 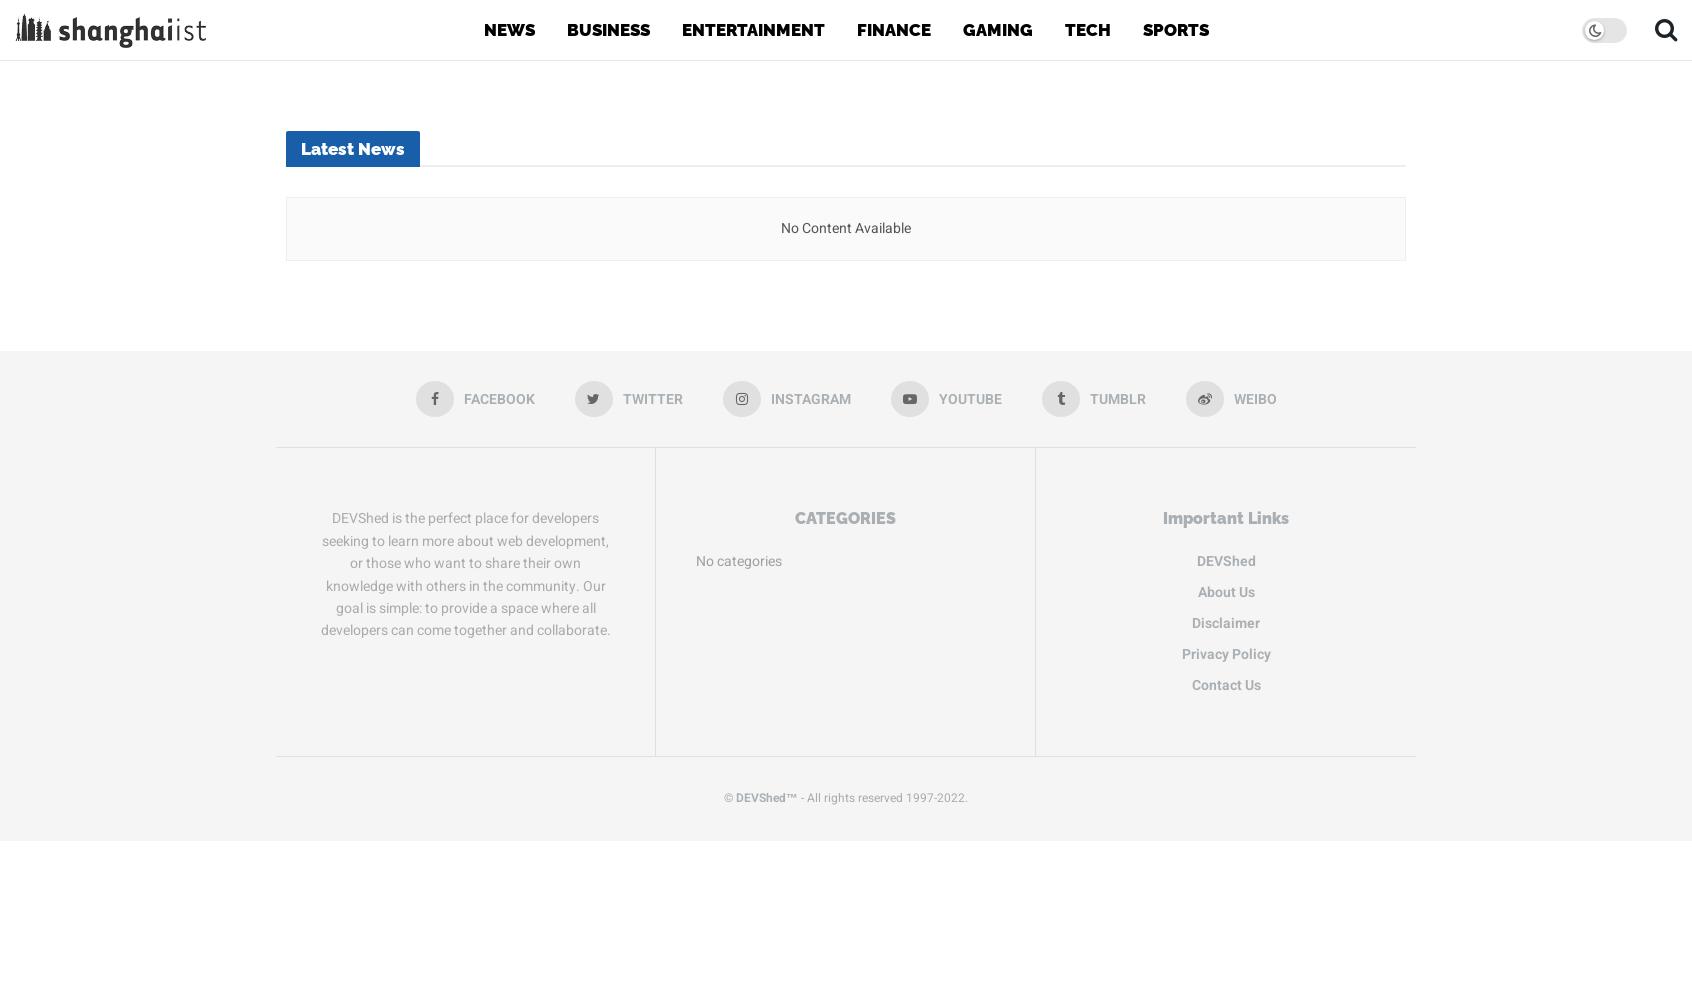 What do you see at coordinates (1254, 399) in the screenshot?
I see `'Weibo'` at bounding box center [1254, 399].